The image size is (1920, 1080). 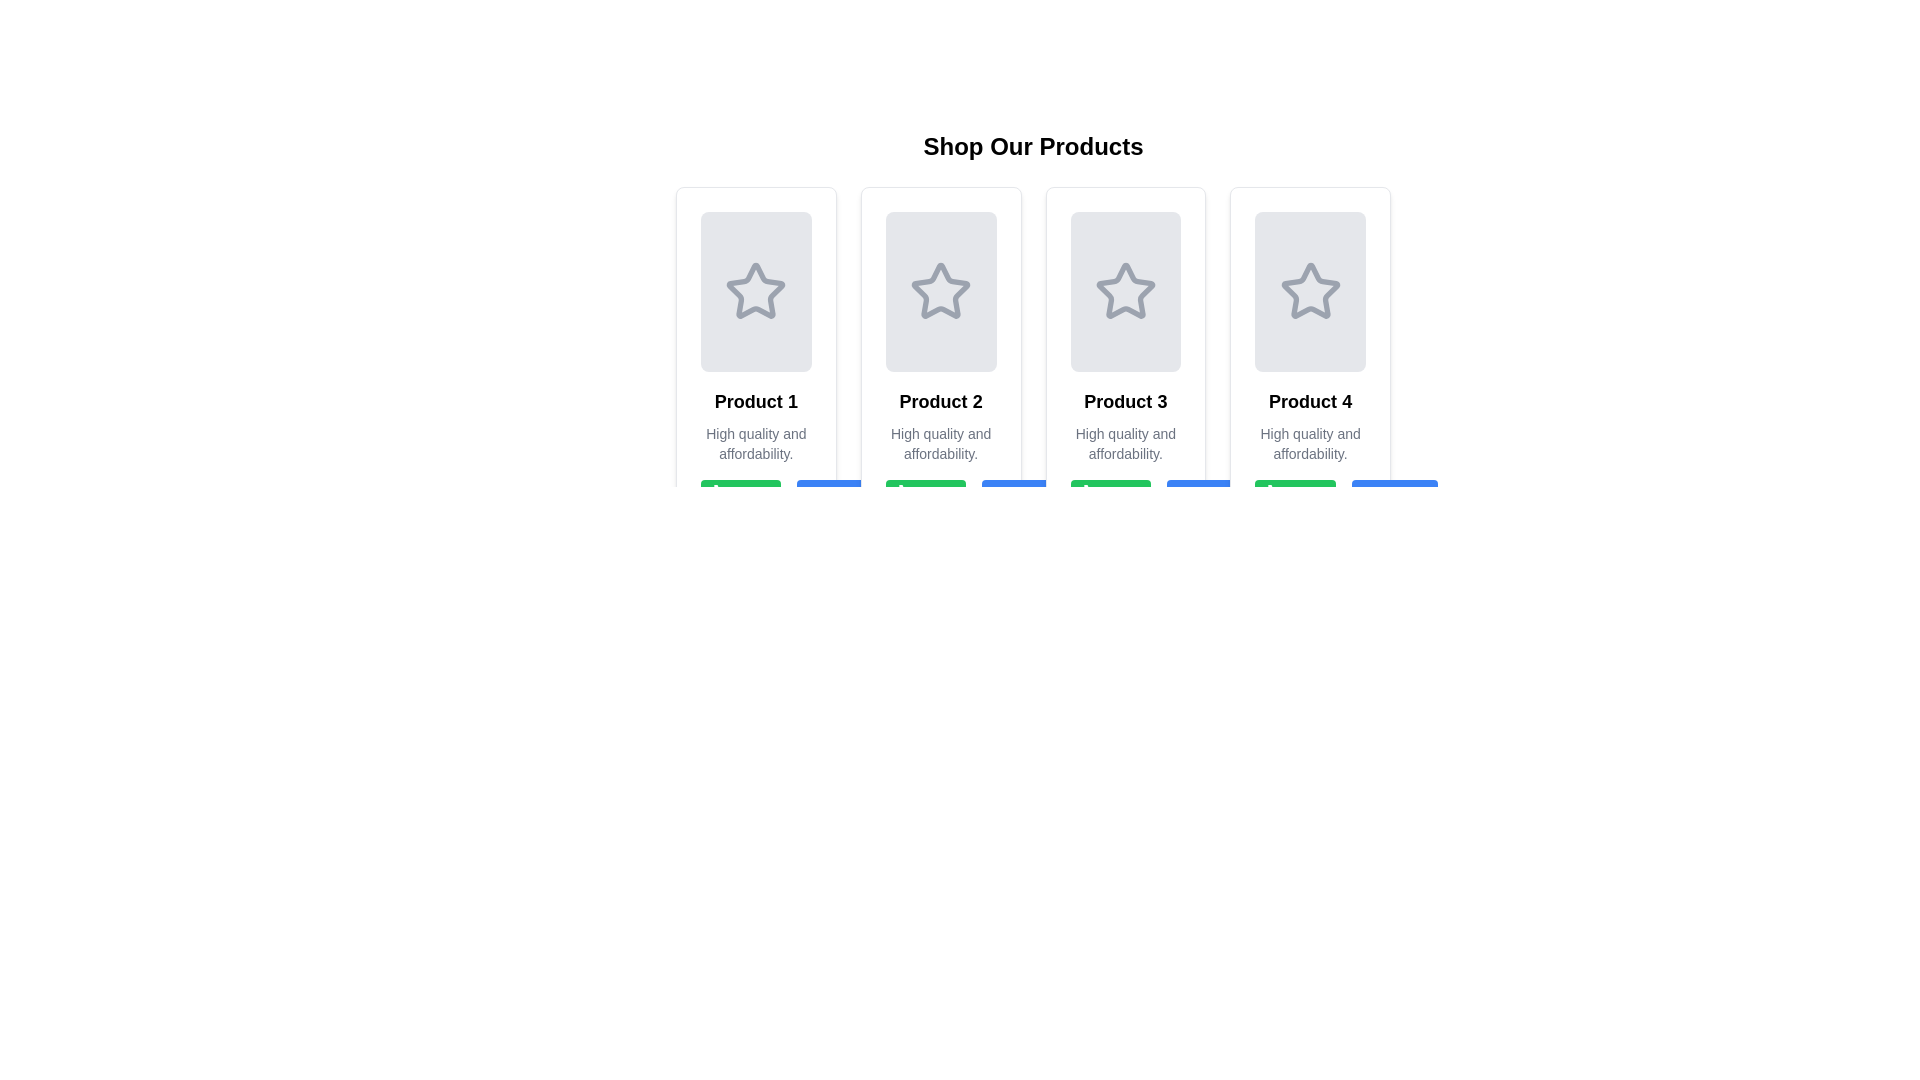 What do you see at coordinates (1293, 495) in the screenshot?
I see `the heart icon located within the rounded rectangle button below the 'Product 4' card, positioned to the left of the 'Like' text` at bounding box center [1293, 495].